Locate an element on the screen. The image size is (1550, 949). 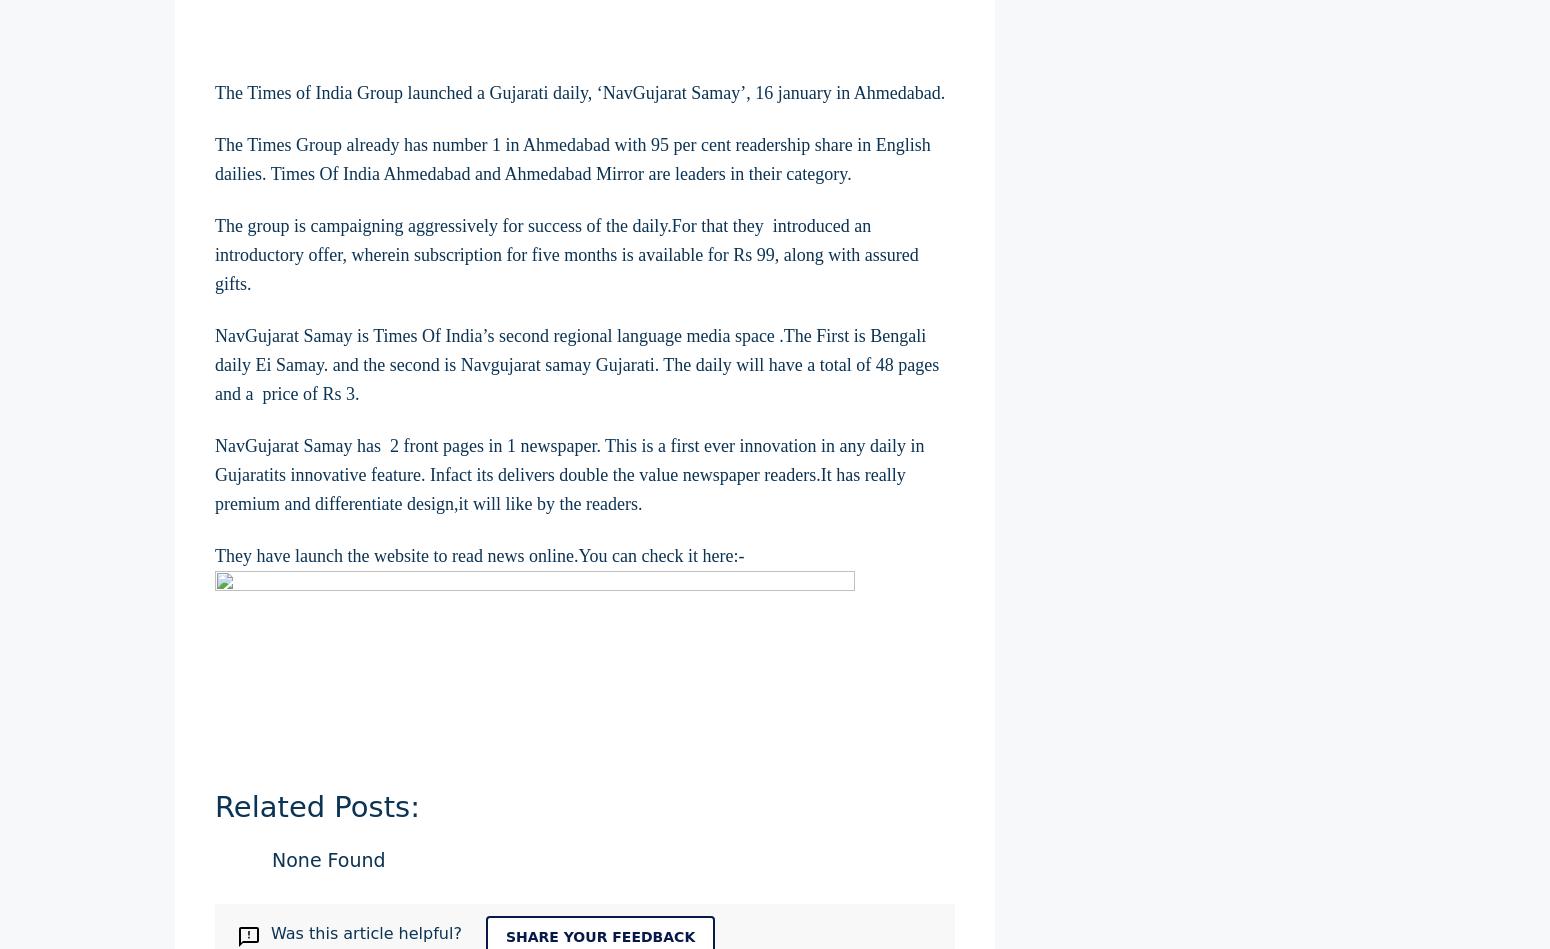
'Related Posts:' is located at coordinates (315, 806).